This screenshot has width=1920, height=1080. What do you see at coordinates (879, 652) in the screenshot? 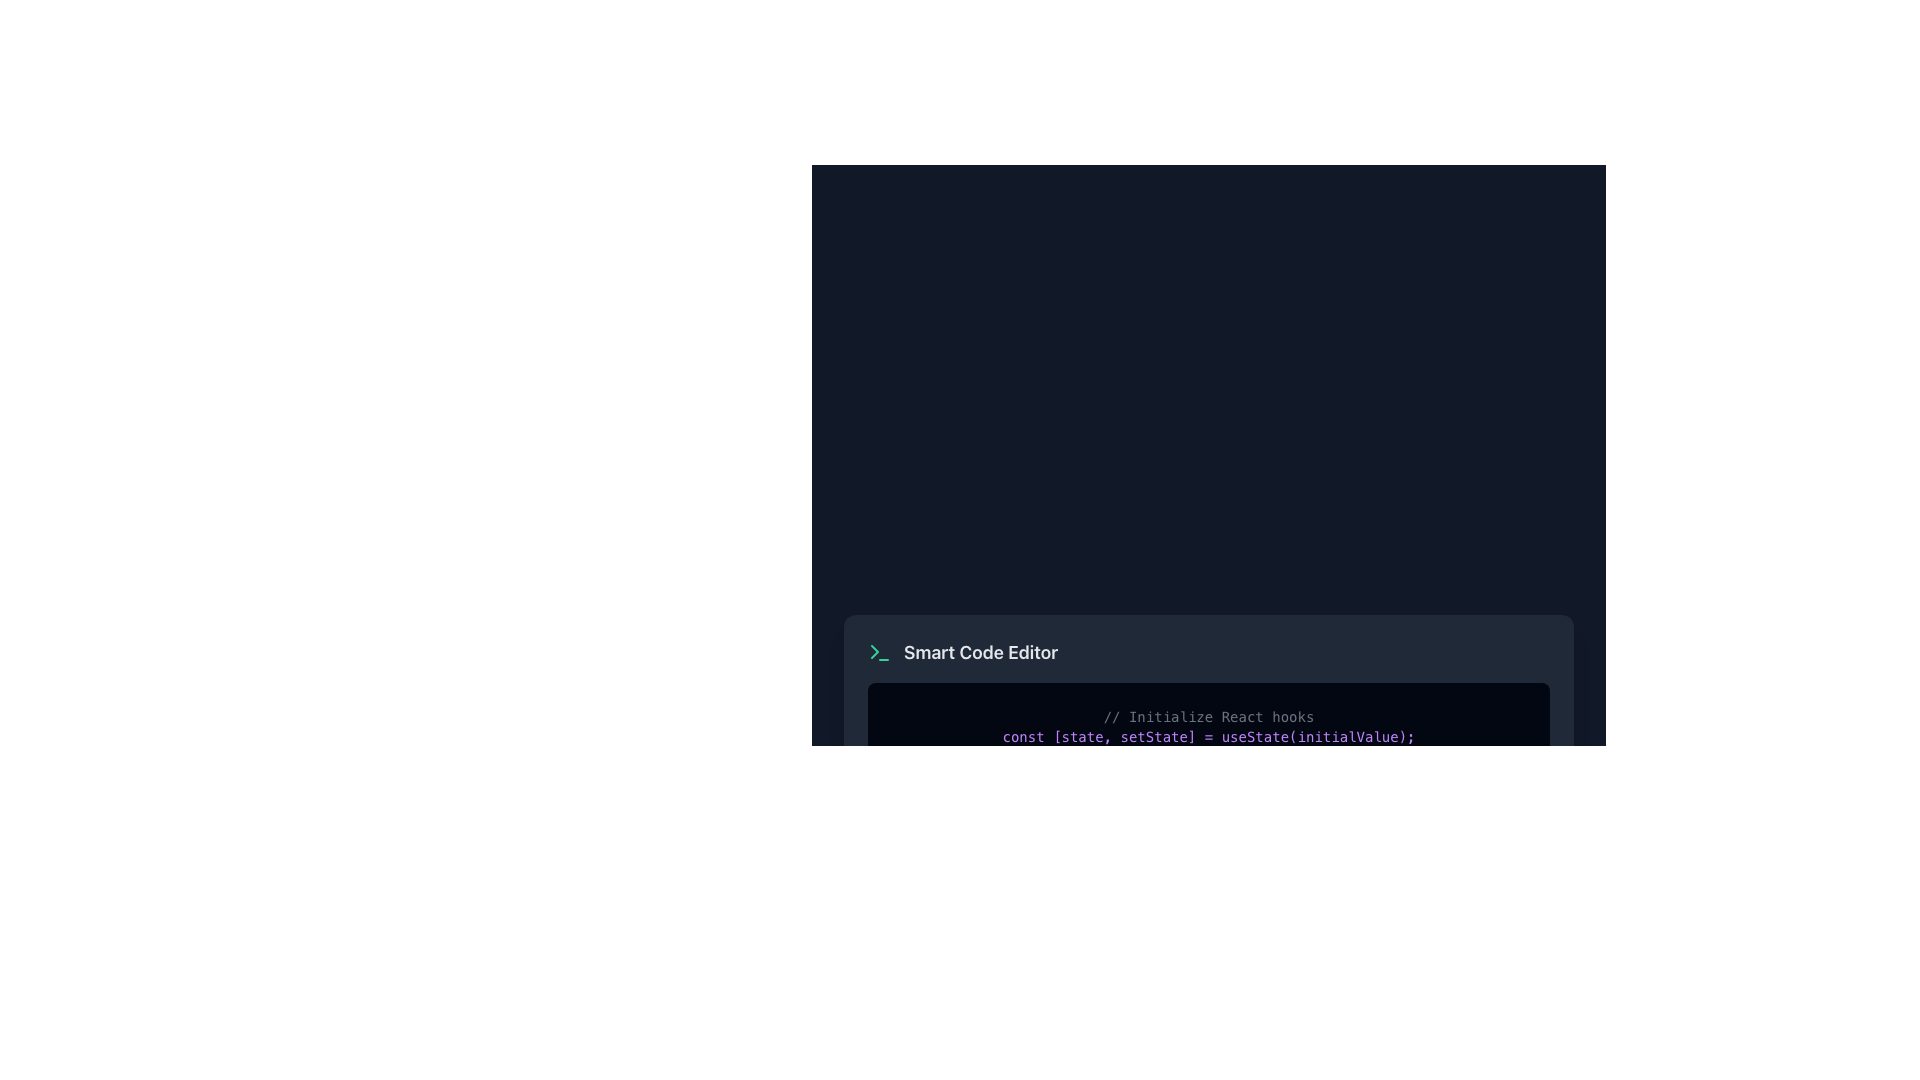
I see `the emerald green icon with a right-facing triangular arrow and a horizontal line beneath it, located to the left of the 'Smart Code Editor' label` at bounding box center [879, 652].